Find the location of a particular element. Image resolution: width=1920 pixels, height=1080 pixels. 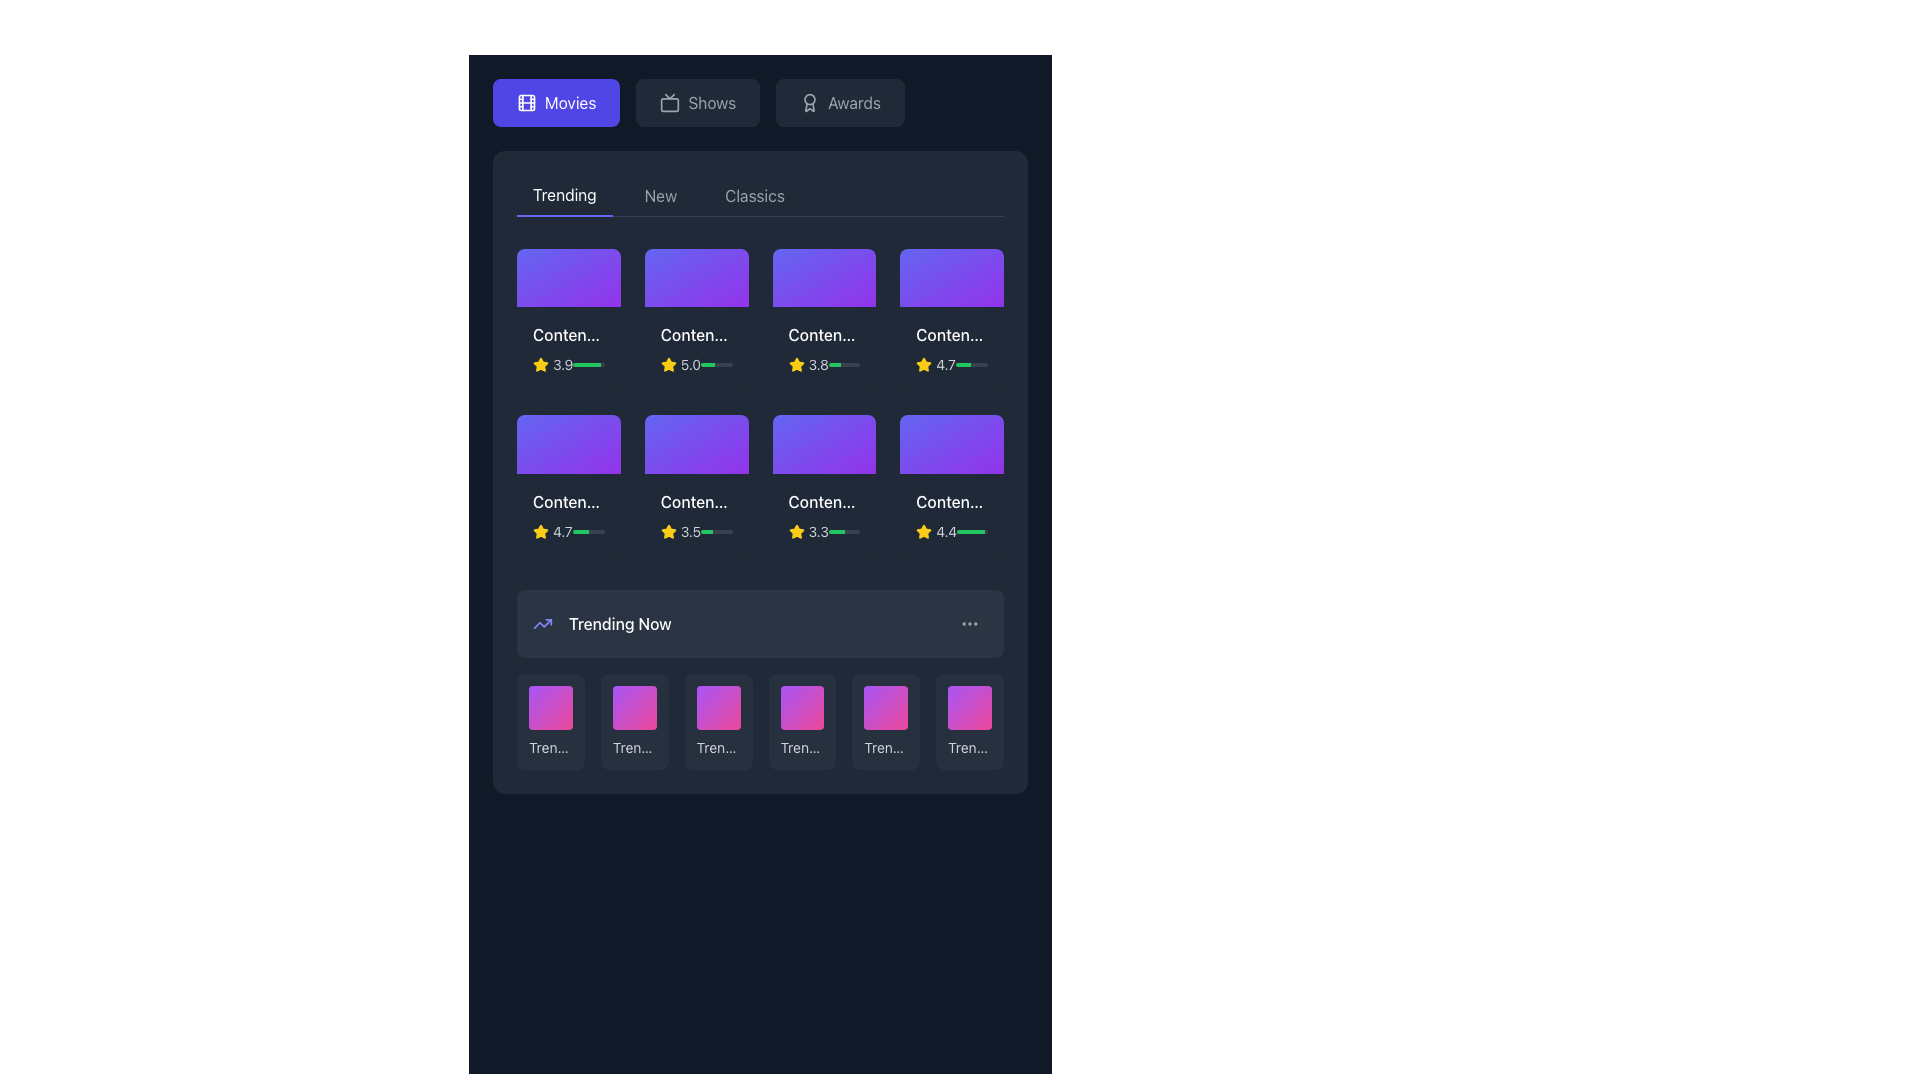

the first card in the first row of the grid layout under the 'Trending' tab by moving the cursor to its center point is located at coordinates (567, 319).